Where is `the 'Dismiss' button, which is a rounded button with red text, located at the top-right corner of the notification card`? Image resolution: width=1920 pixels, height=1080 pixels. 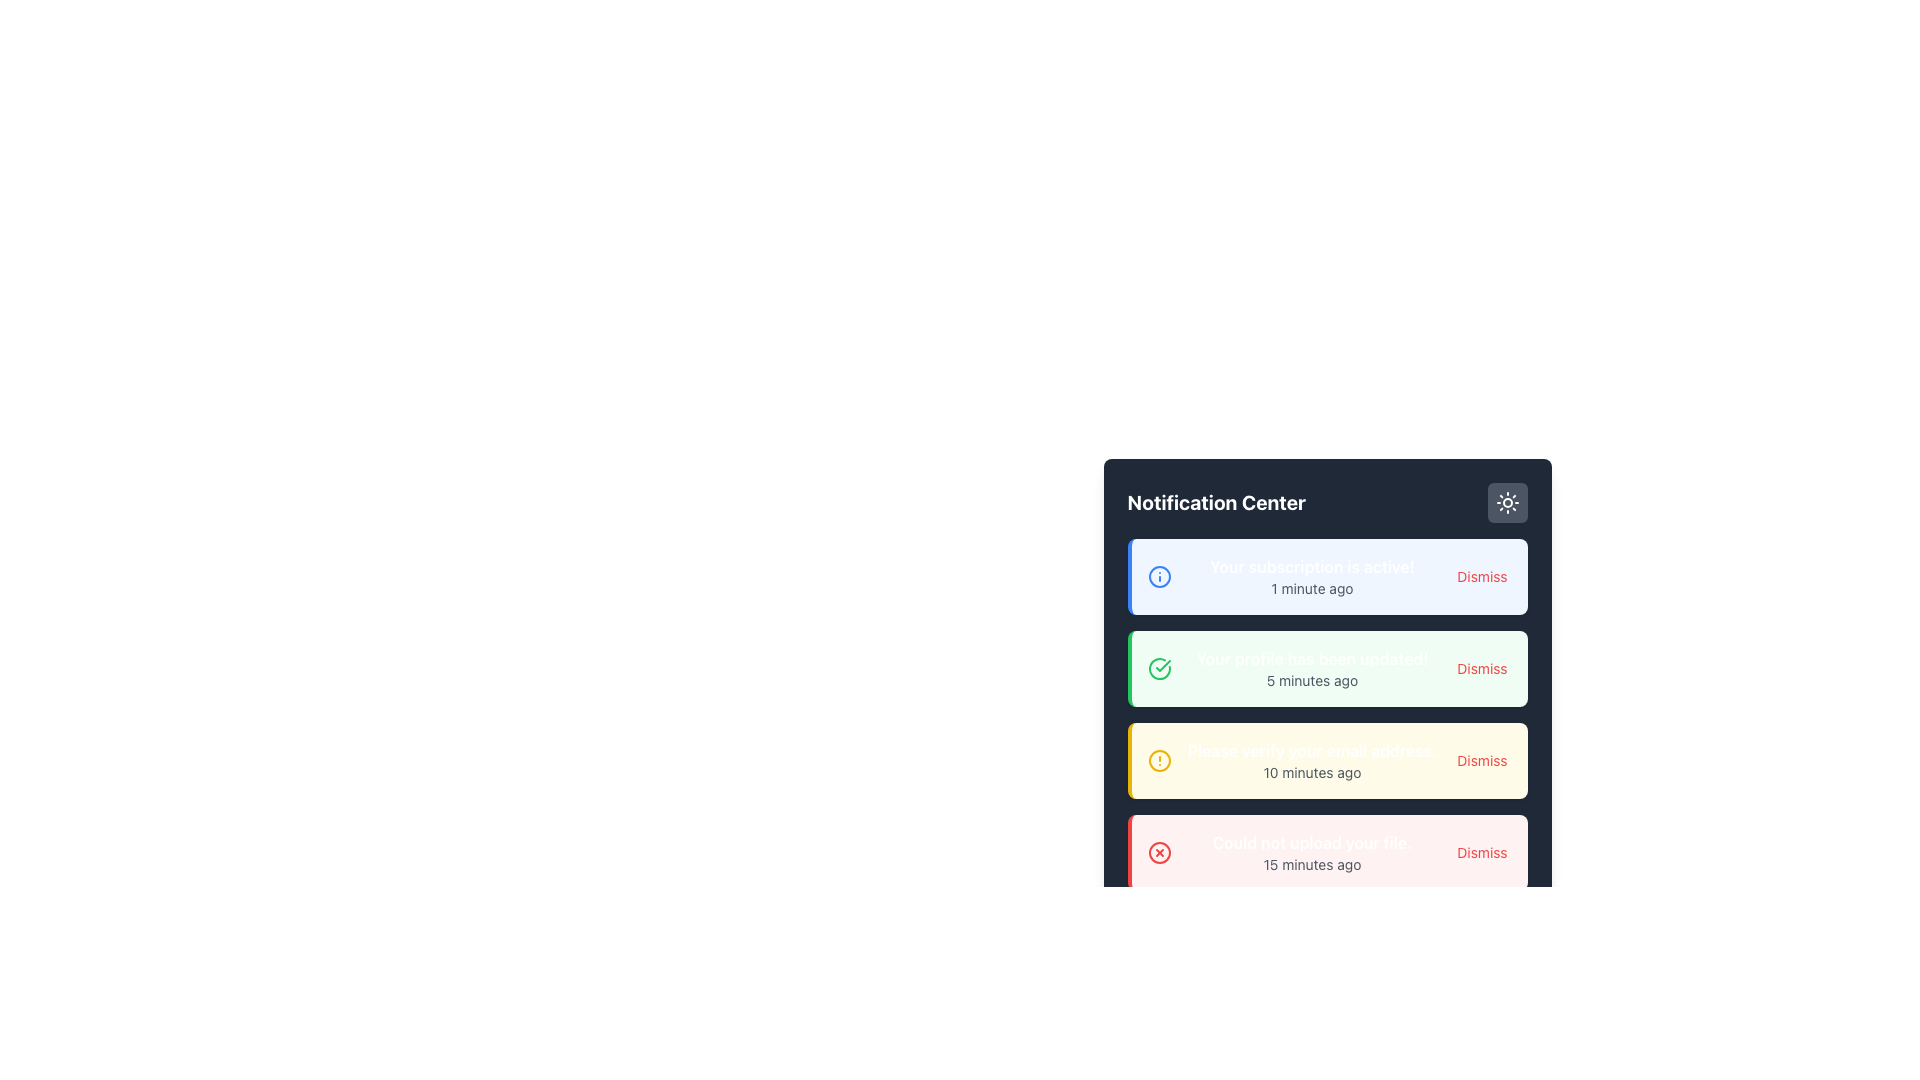
the 'Dismiss' button, which is a rounded button with red text, located at the top-right corner of the notification card is located at coordinates (1482, 577).